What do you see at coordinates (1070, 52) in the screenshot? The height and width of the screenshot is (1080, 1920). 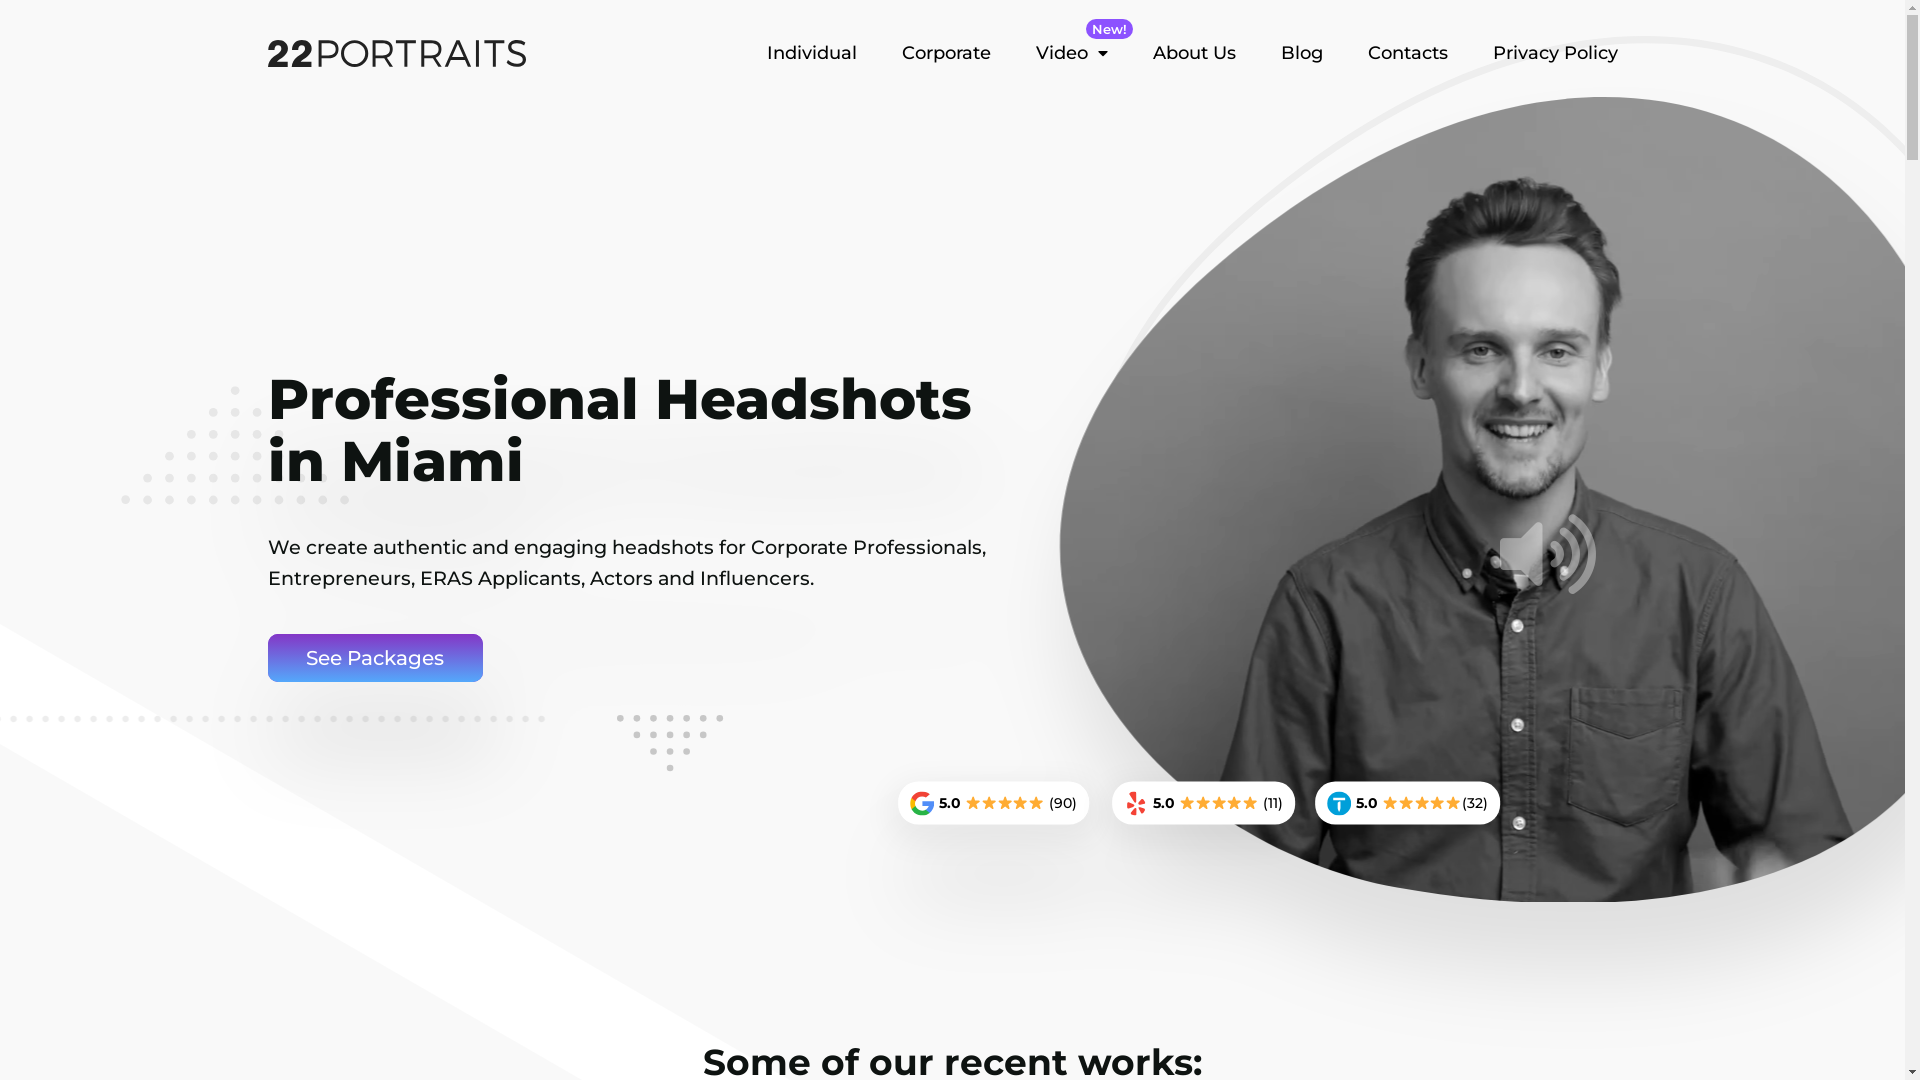 I see `'New!` at bounding box center [1070, 52].